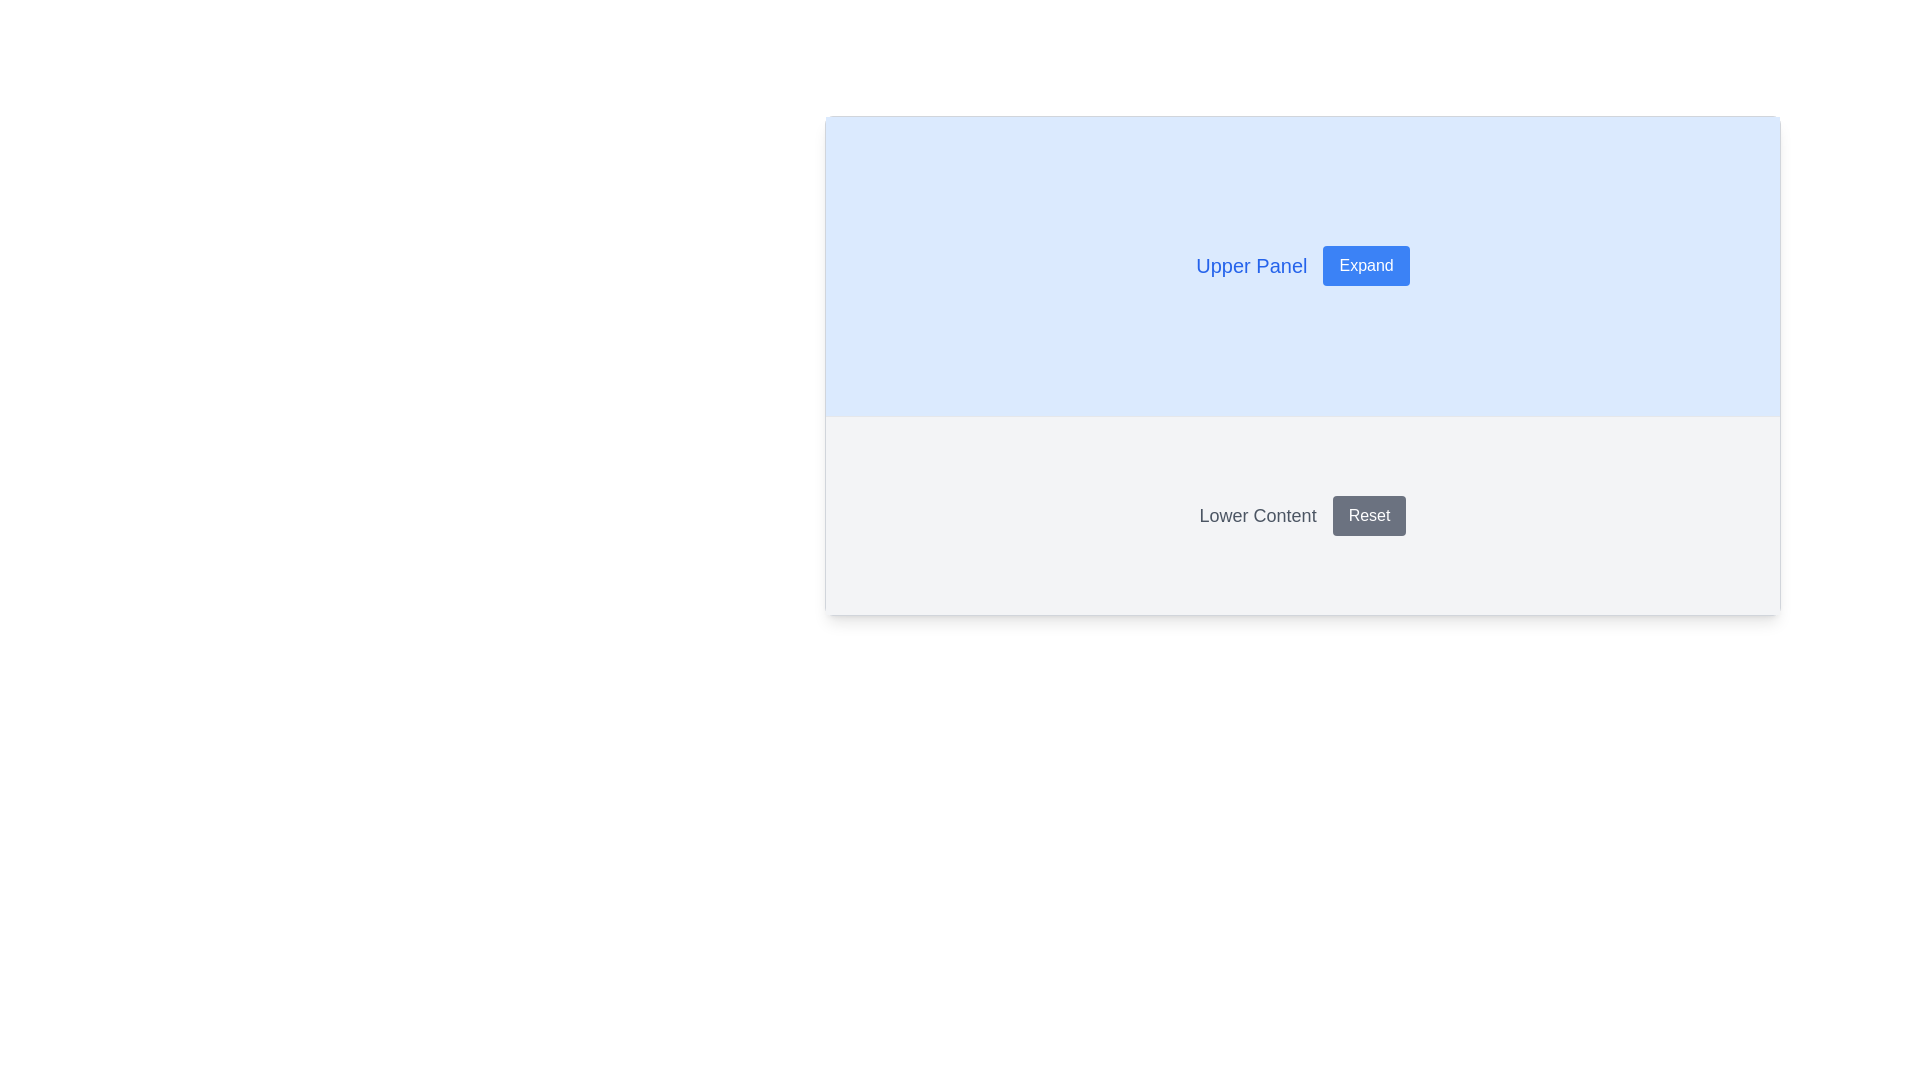 Image resolution: width=1920 pixels, height=1080 pixels. What do you see at coordinates (1257, 514) in the screenshot?
I see `text label 'Lower Content' which is styled with a larger font size and light gray color, located in the lower panel of the layout, to the left of the 'Reset' button` at bounding box center [1257, 514].